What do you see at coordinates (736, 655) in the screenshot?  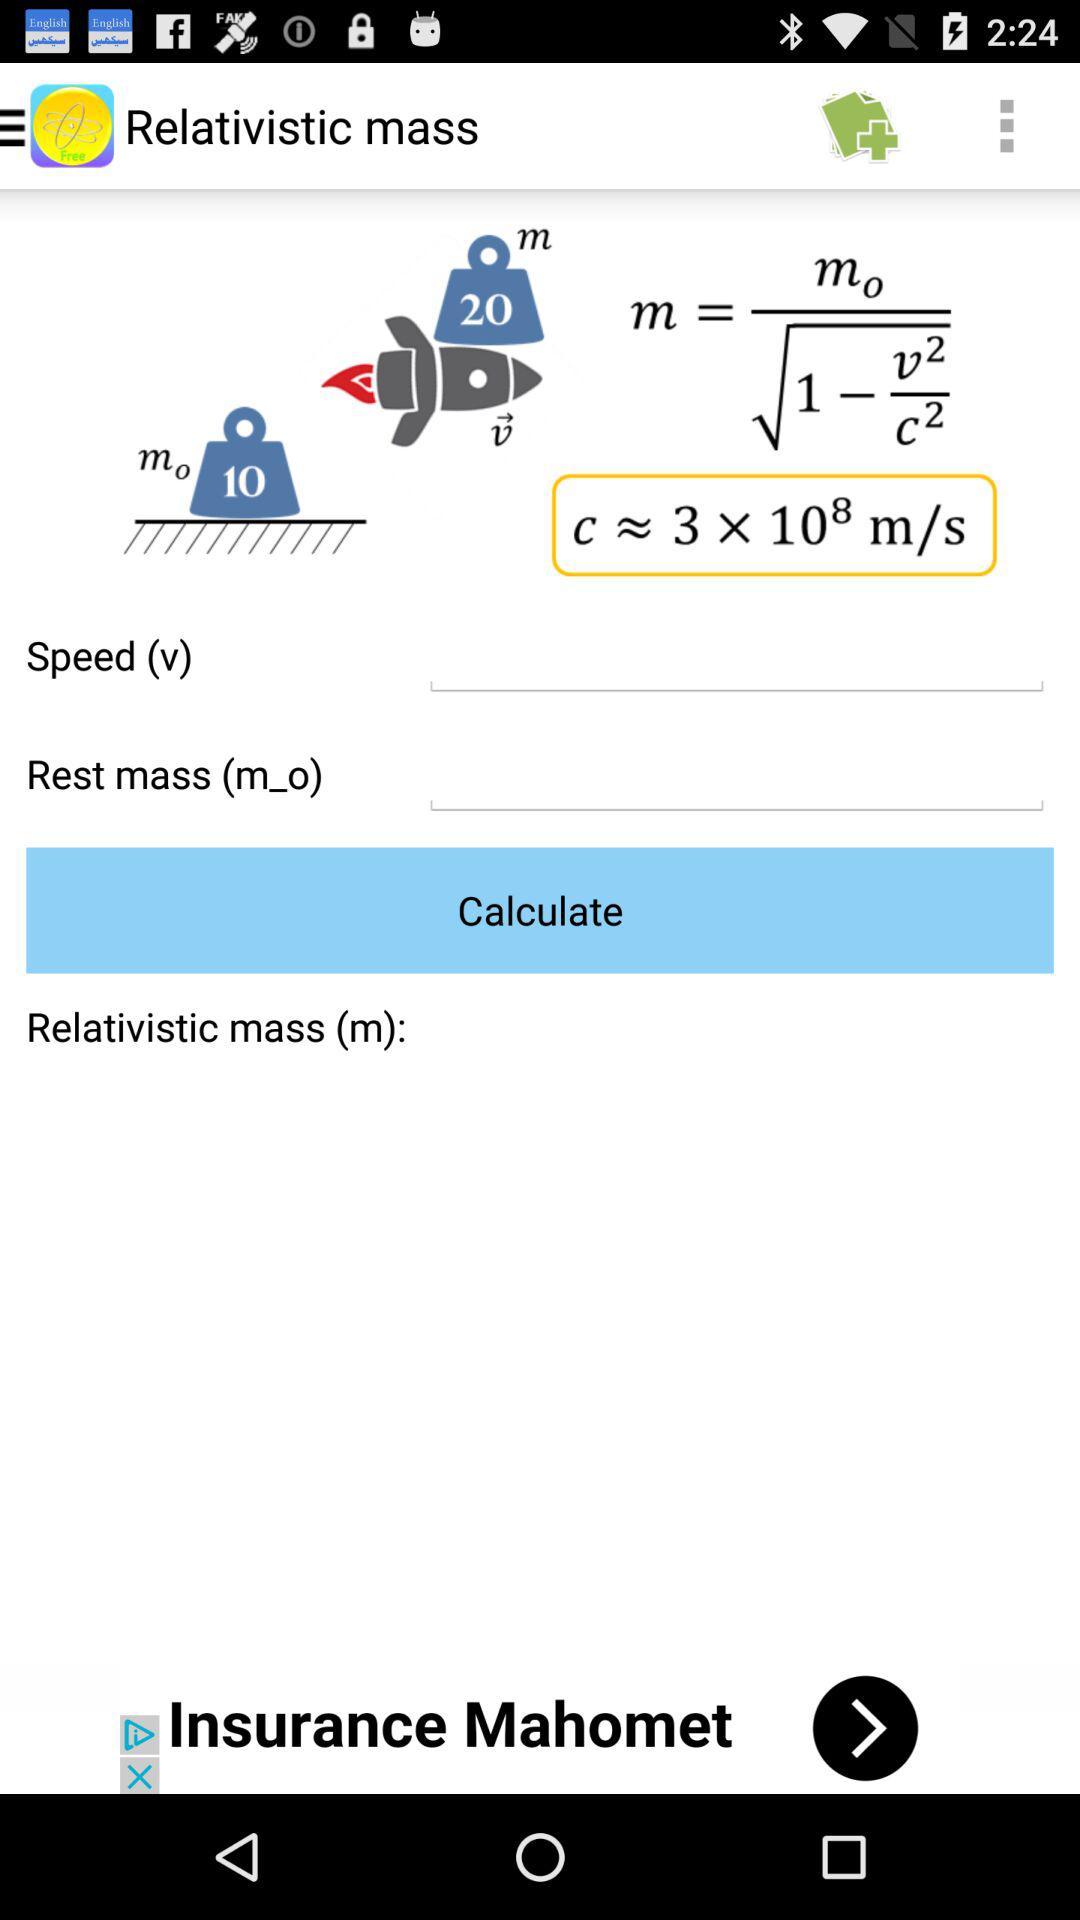 I see `formula page` at bounding box center [736, 655].